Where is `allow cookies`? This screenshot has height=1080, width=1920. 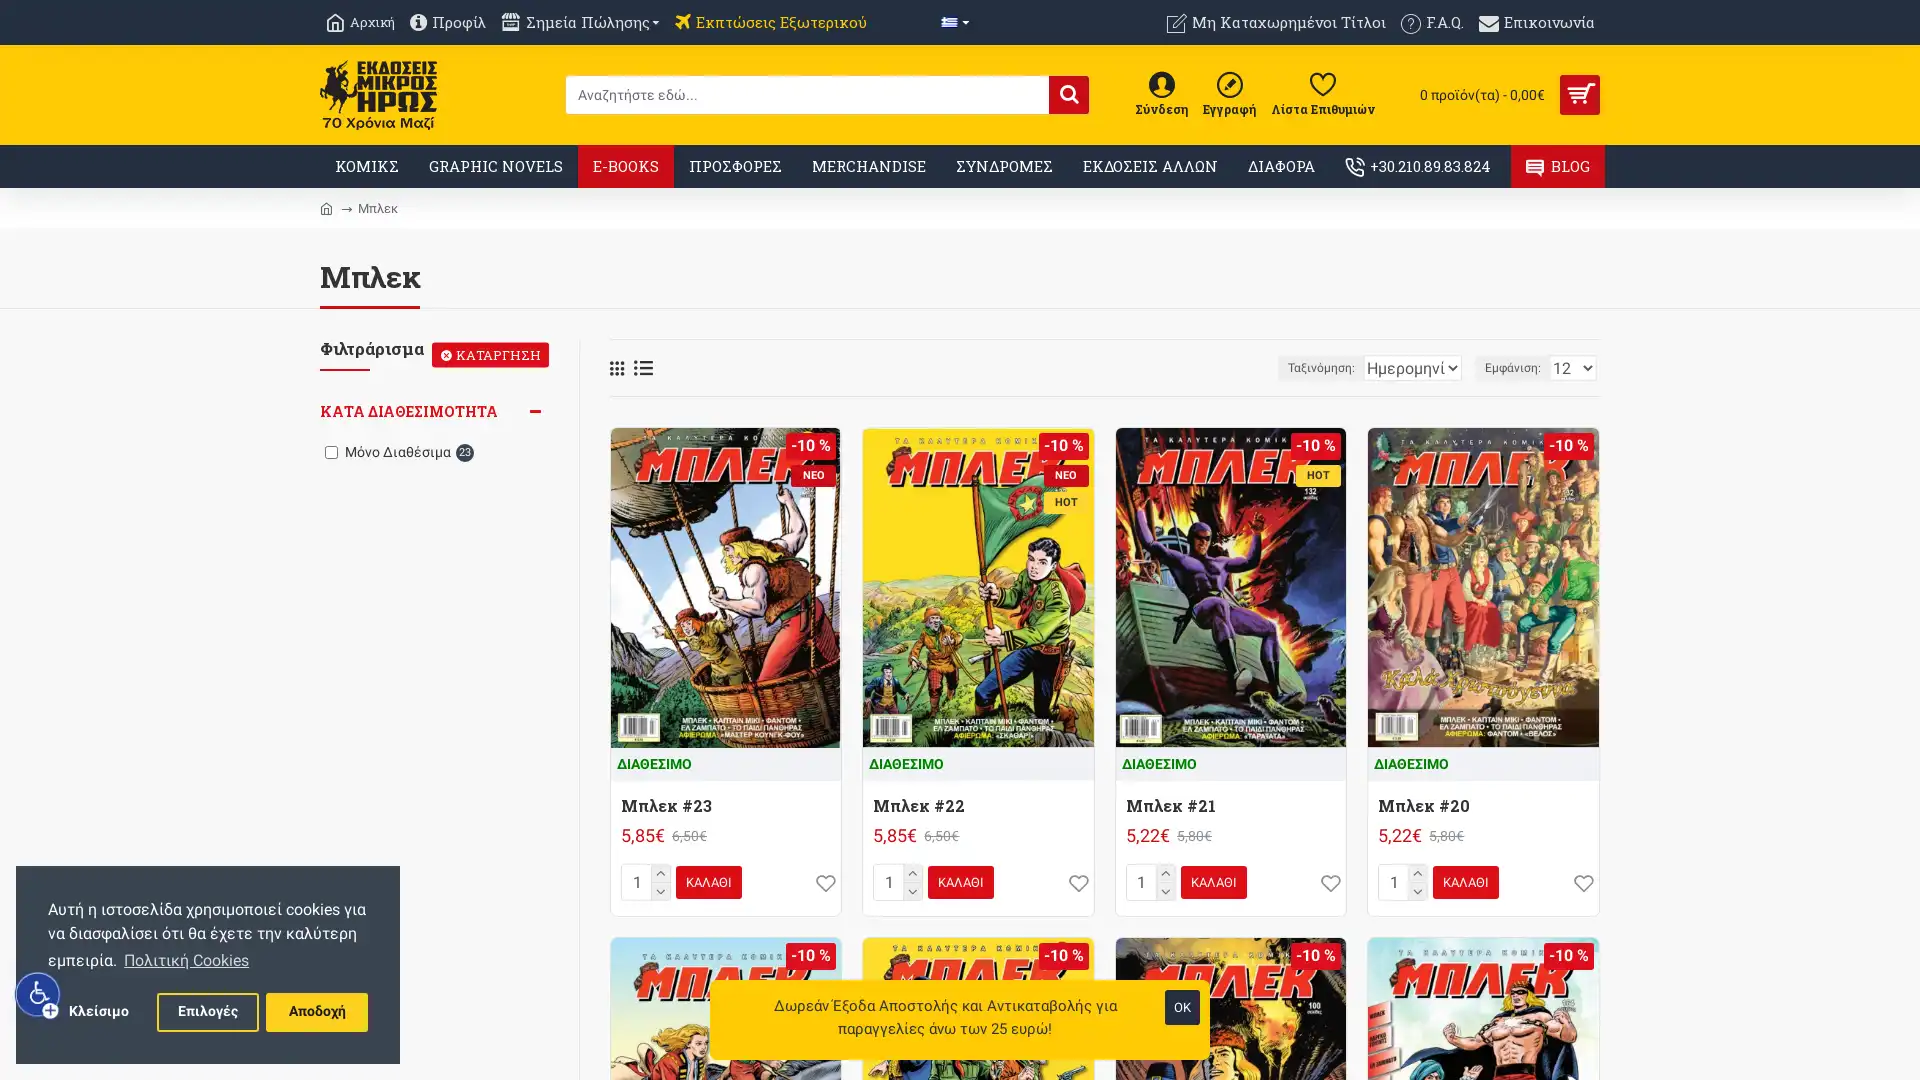
allow cookies is located at coordinates (315, 1011).